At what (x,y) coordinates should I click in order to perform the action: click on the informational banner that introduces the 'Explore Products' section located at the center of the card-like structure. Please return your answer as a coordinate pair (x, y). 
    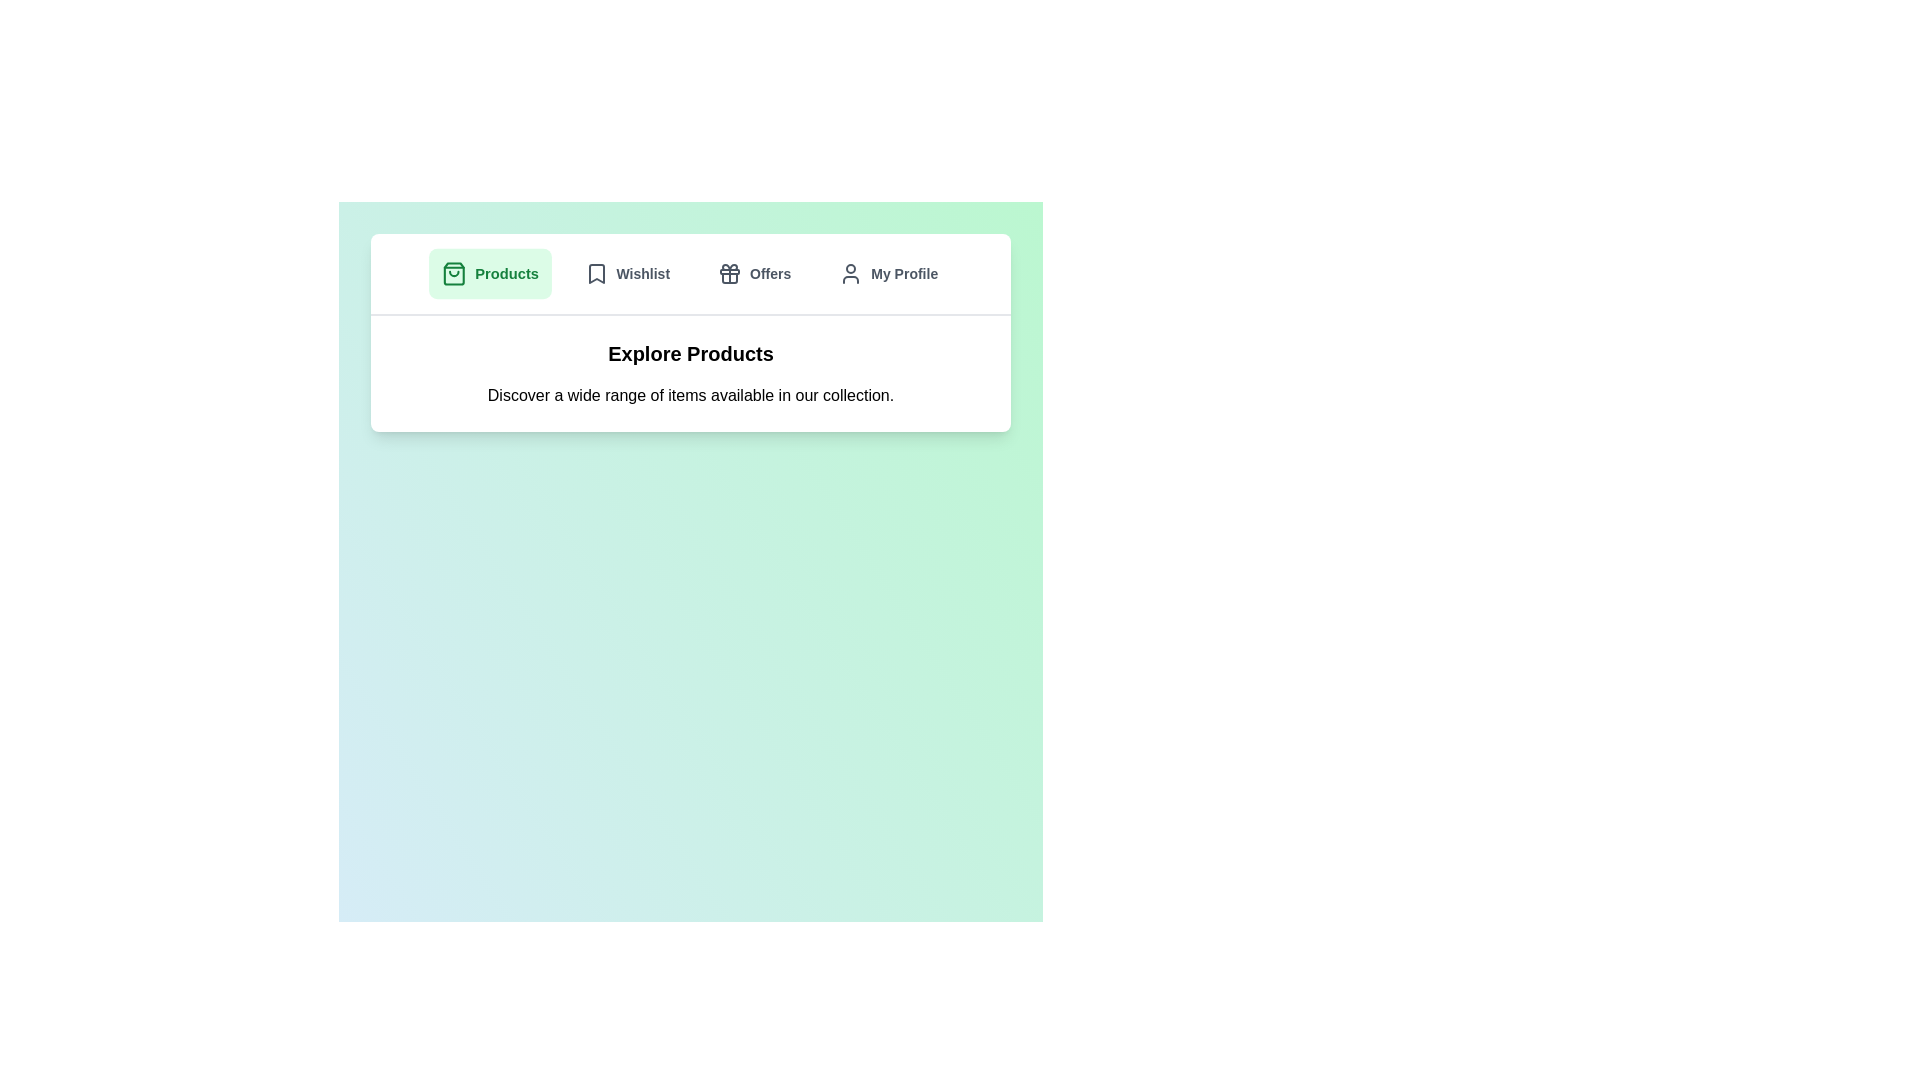
    Looking at the image, I should click on (691, 374).